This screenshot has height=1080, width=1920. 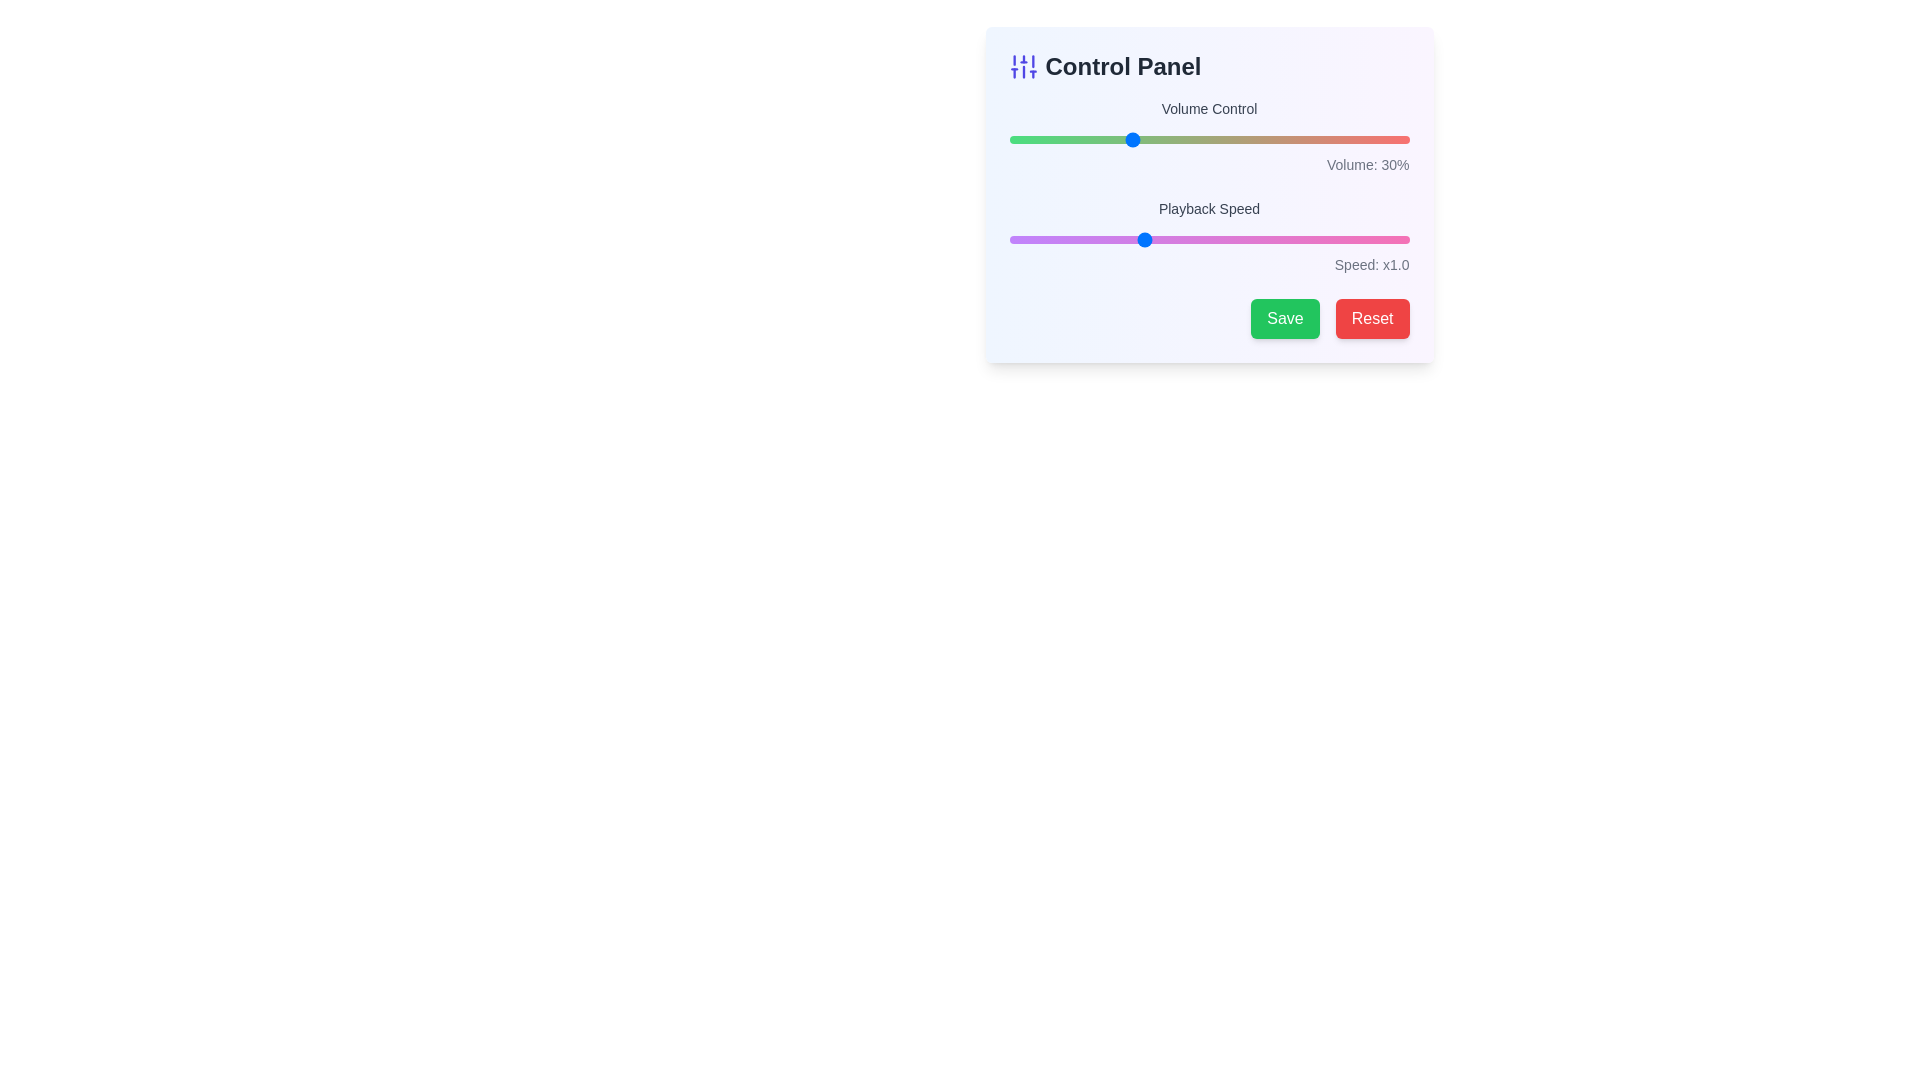 I want to click on the playback speed slider to set the speed to 1, so click(x=1142, y=238).